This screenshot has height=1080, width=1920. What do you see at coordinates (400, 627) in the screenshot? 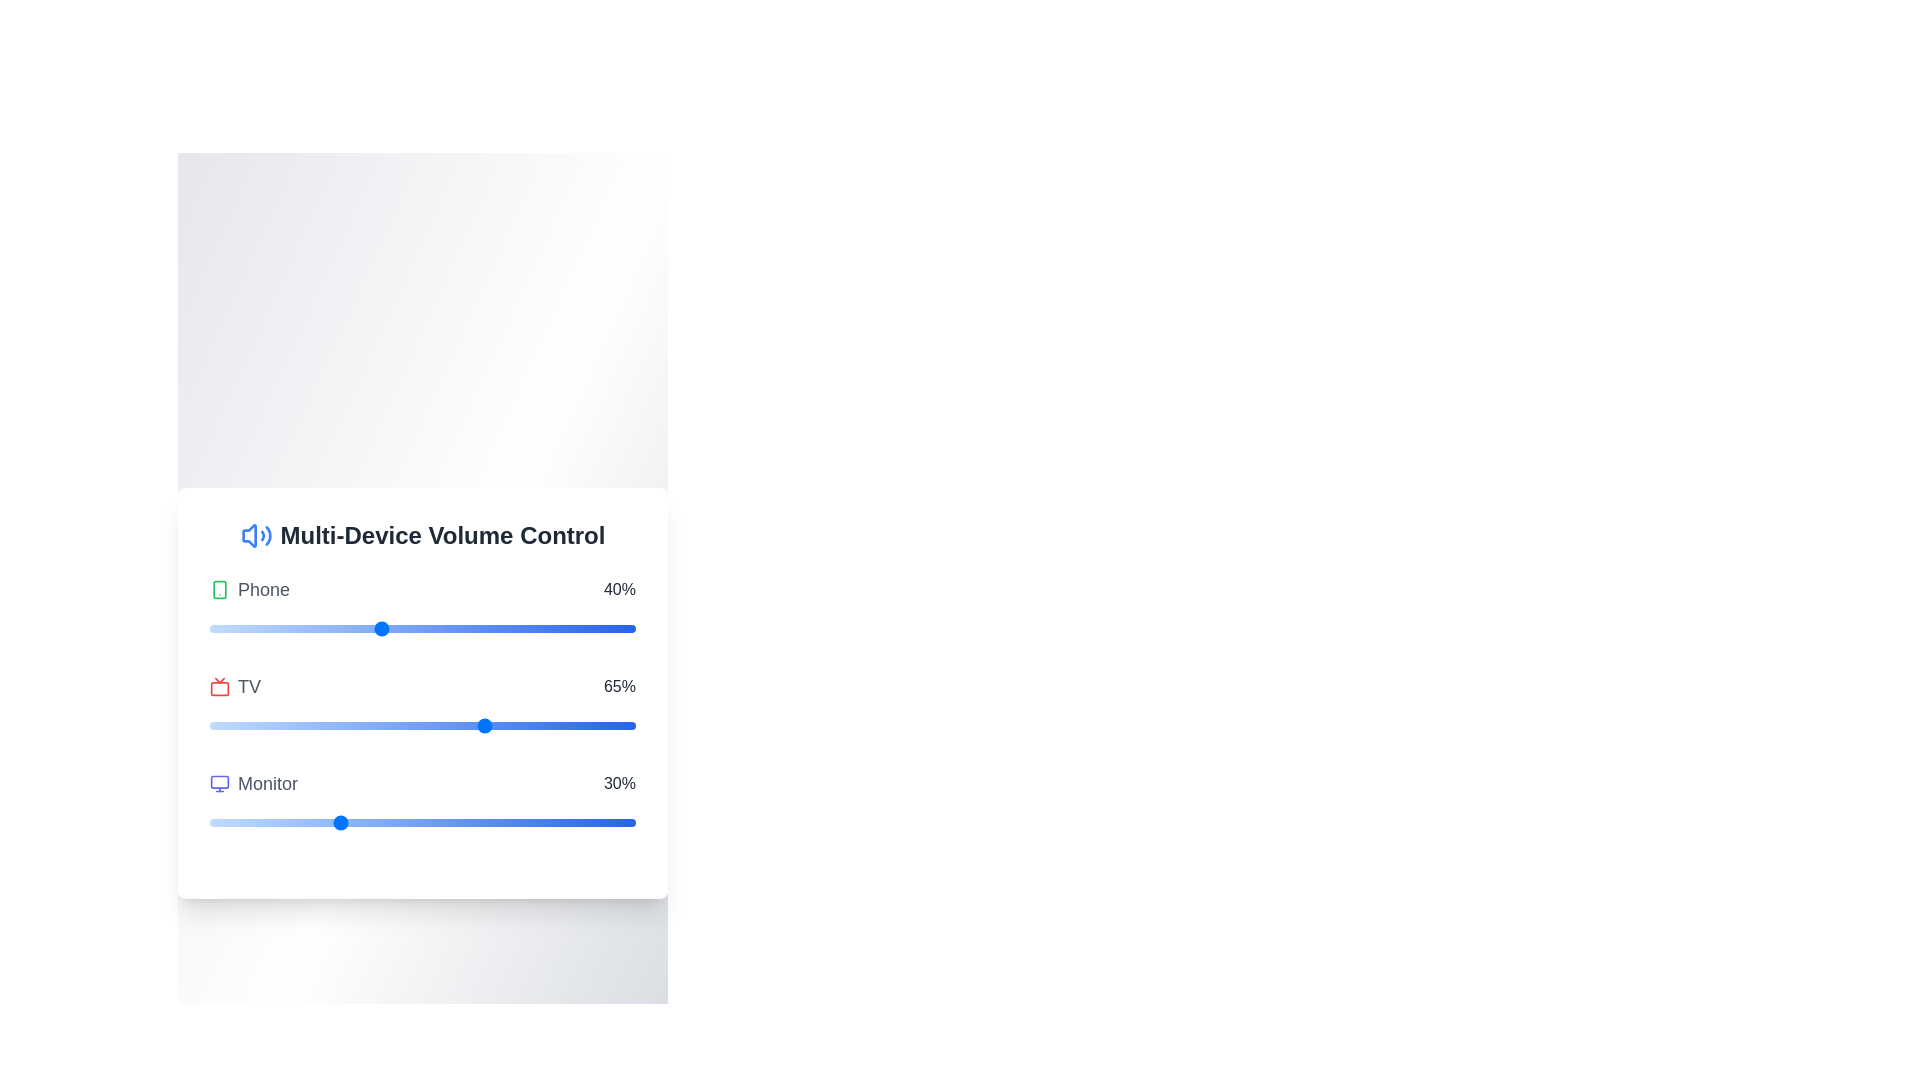
I see `the volume for the phone` at bounding box center [400, 627].